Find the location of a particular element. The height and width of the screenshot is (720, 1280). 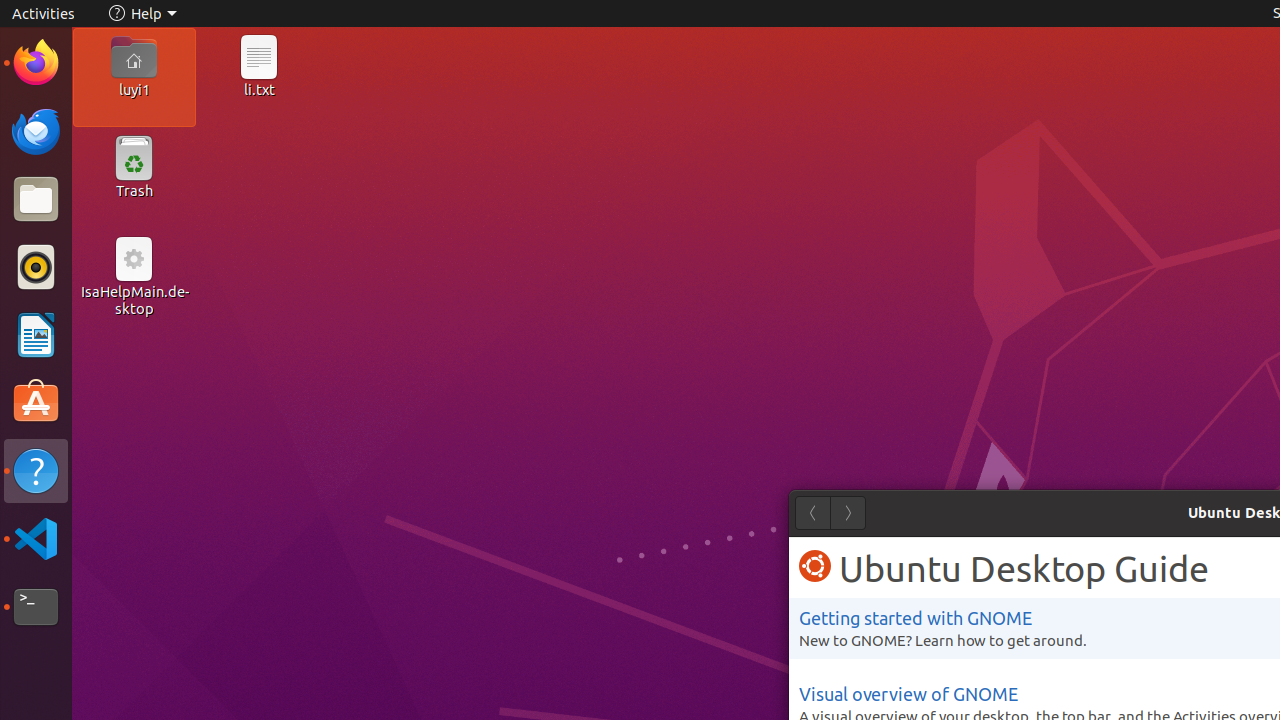

'Activities' is located at coordinates (43, 13).